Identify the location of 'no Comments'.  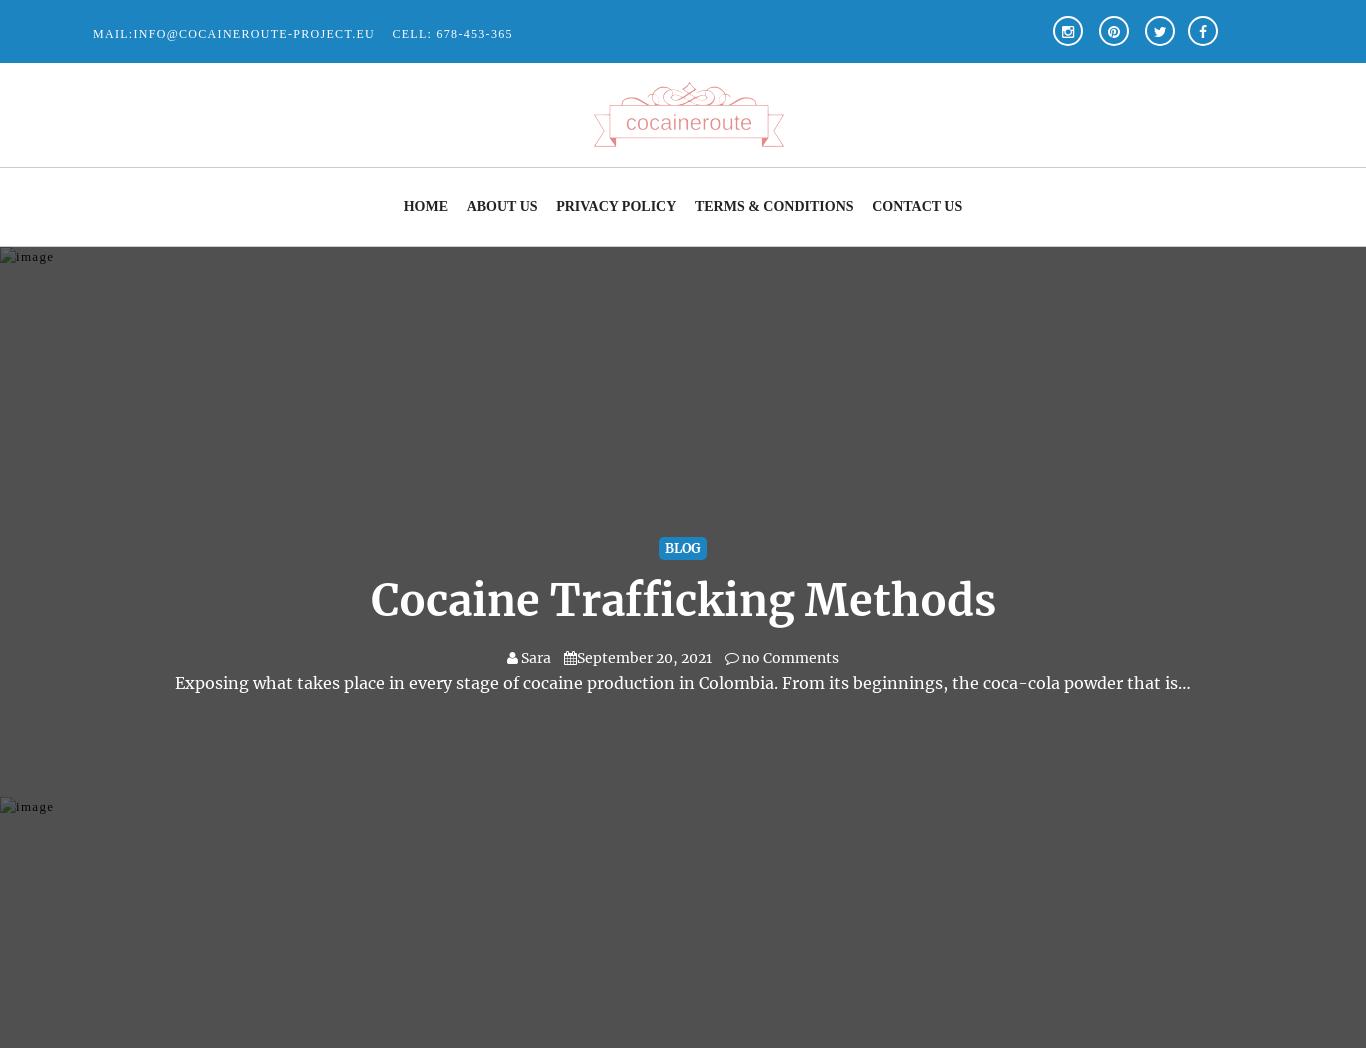
(789, 658).